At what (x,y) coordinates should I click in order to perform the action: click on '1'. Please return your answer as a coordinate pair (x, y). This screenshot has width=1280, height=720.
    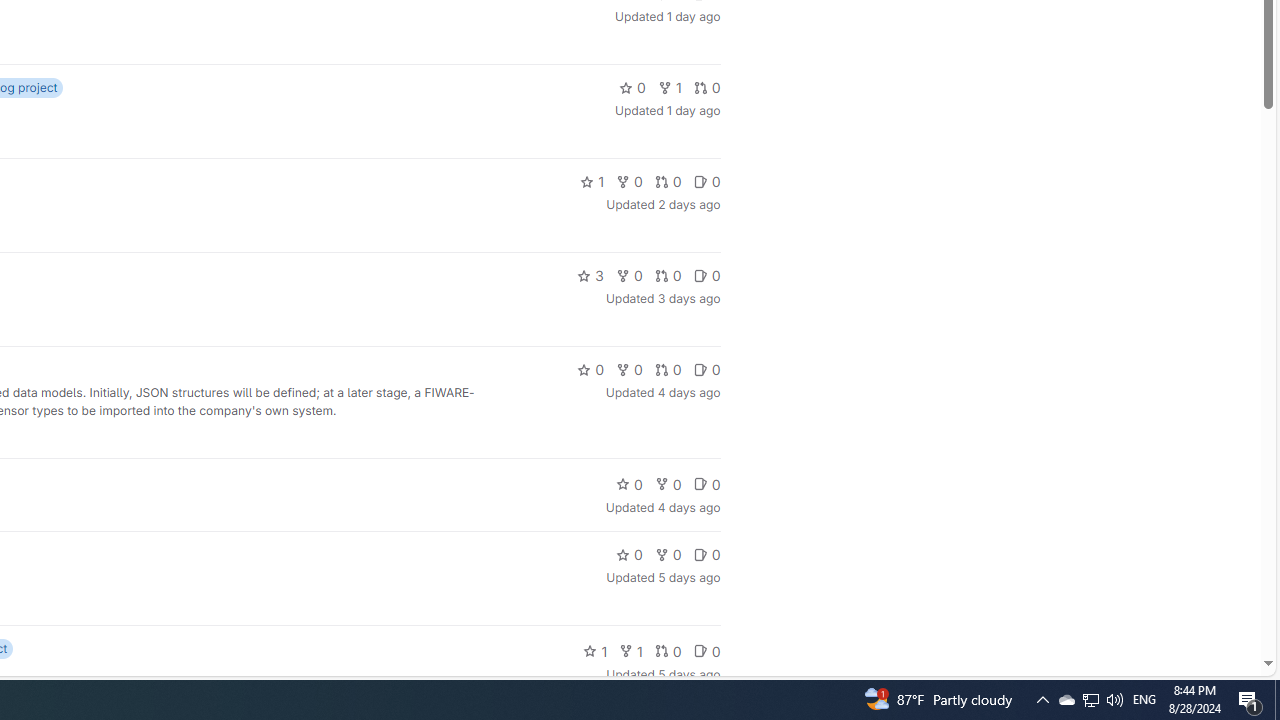
    Looking at the image, I should click on (630, 650).